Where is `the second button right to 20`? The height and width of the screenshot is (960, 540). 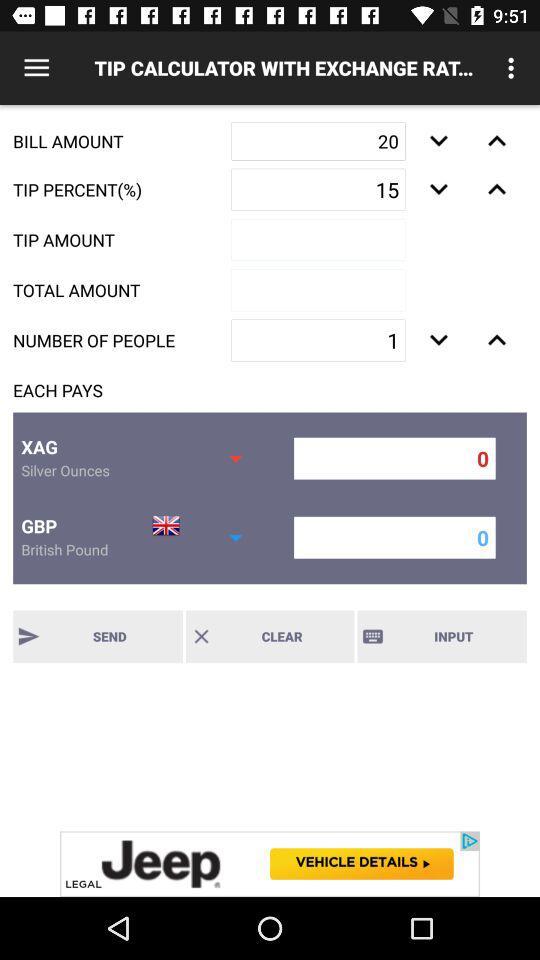
the second button right to 20 is located at coordinates (496, 140).